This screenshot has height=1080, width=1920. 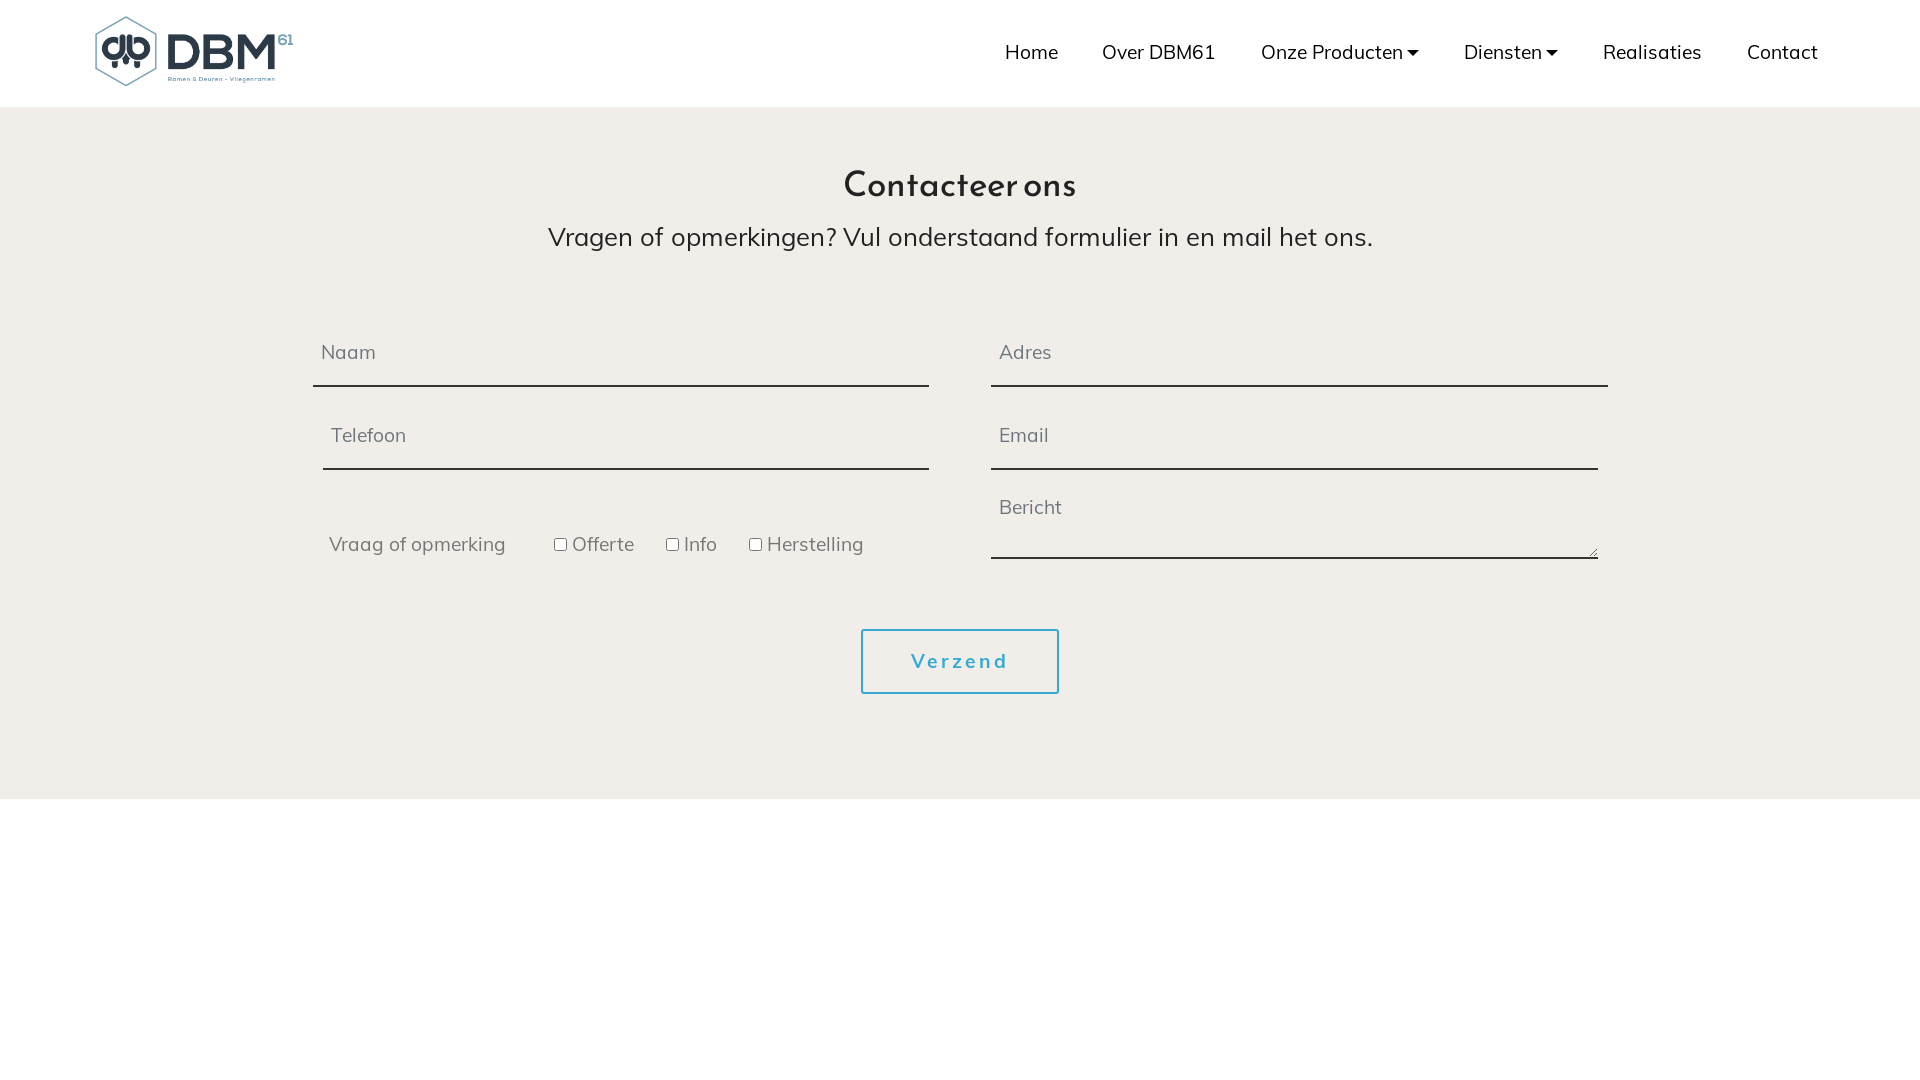 What do you see at coordinates (1101, 53) in the screenshot?
I see `'Over DBM61'` at bounding box center [1101, 53].